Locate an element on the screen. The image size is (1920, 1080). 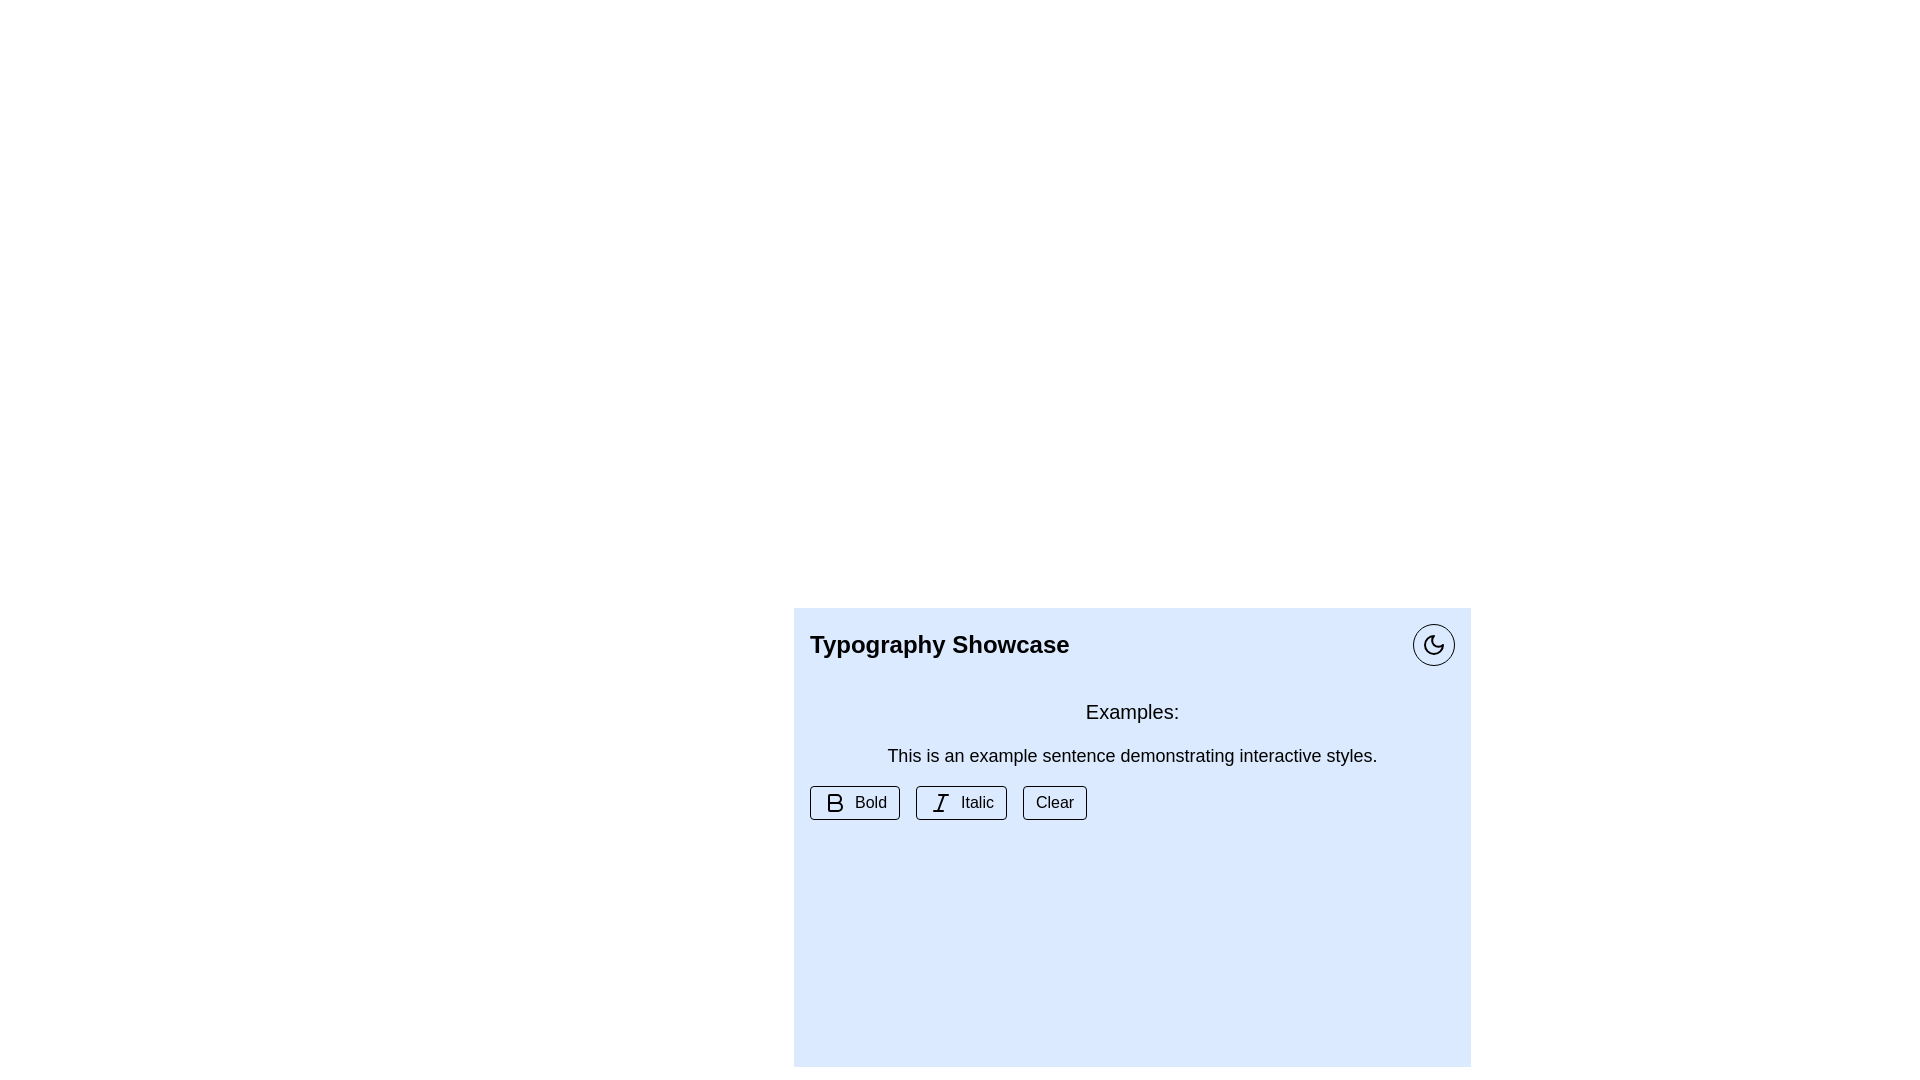
the button labeled 'Italic' that contains a black italicized uppercase 'I' icon is located at coordinates (939, 801).